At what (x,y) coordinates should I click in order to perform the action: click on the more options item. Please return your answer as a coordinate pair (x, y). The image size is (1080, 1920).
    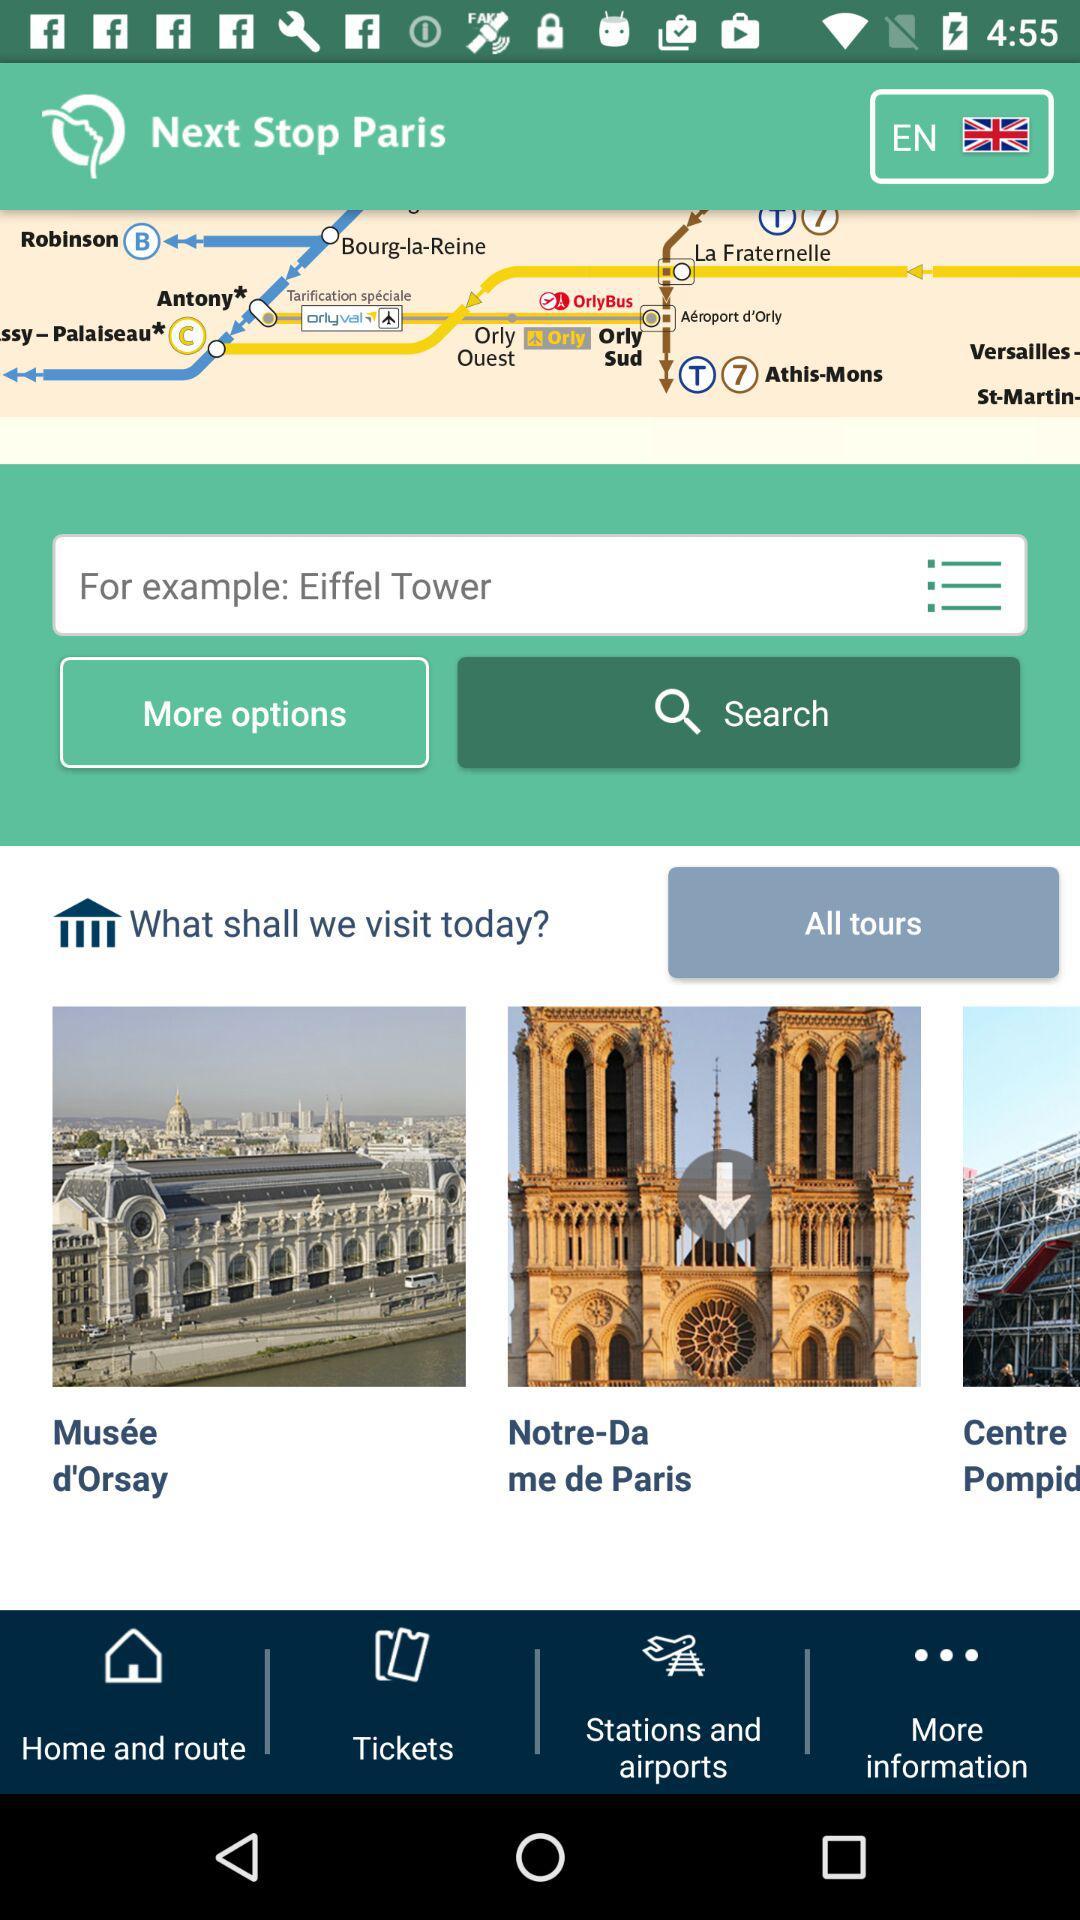
    Looking at the image, I should click on (243, 712).